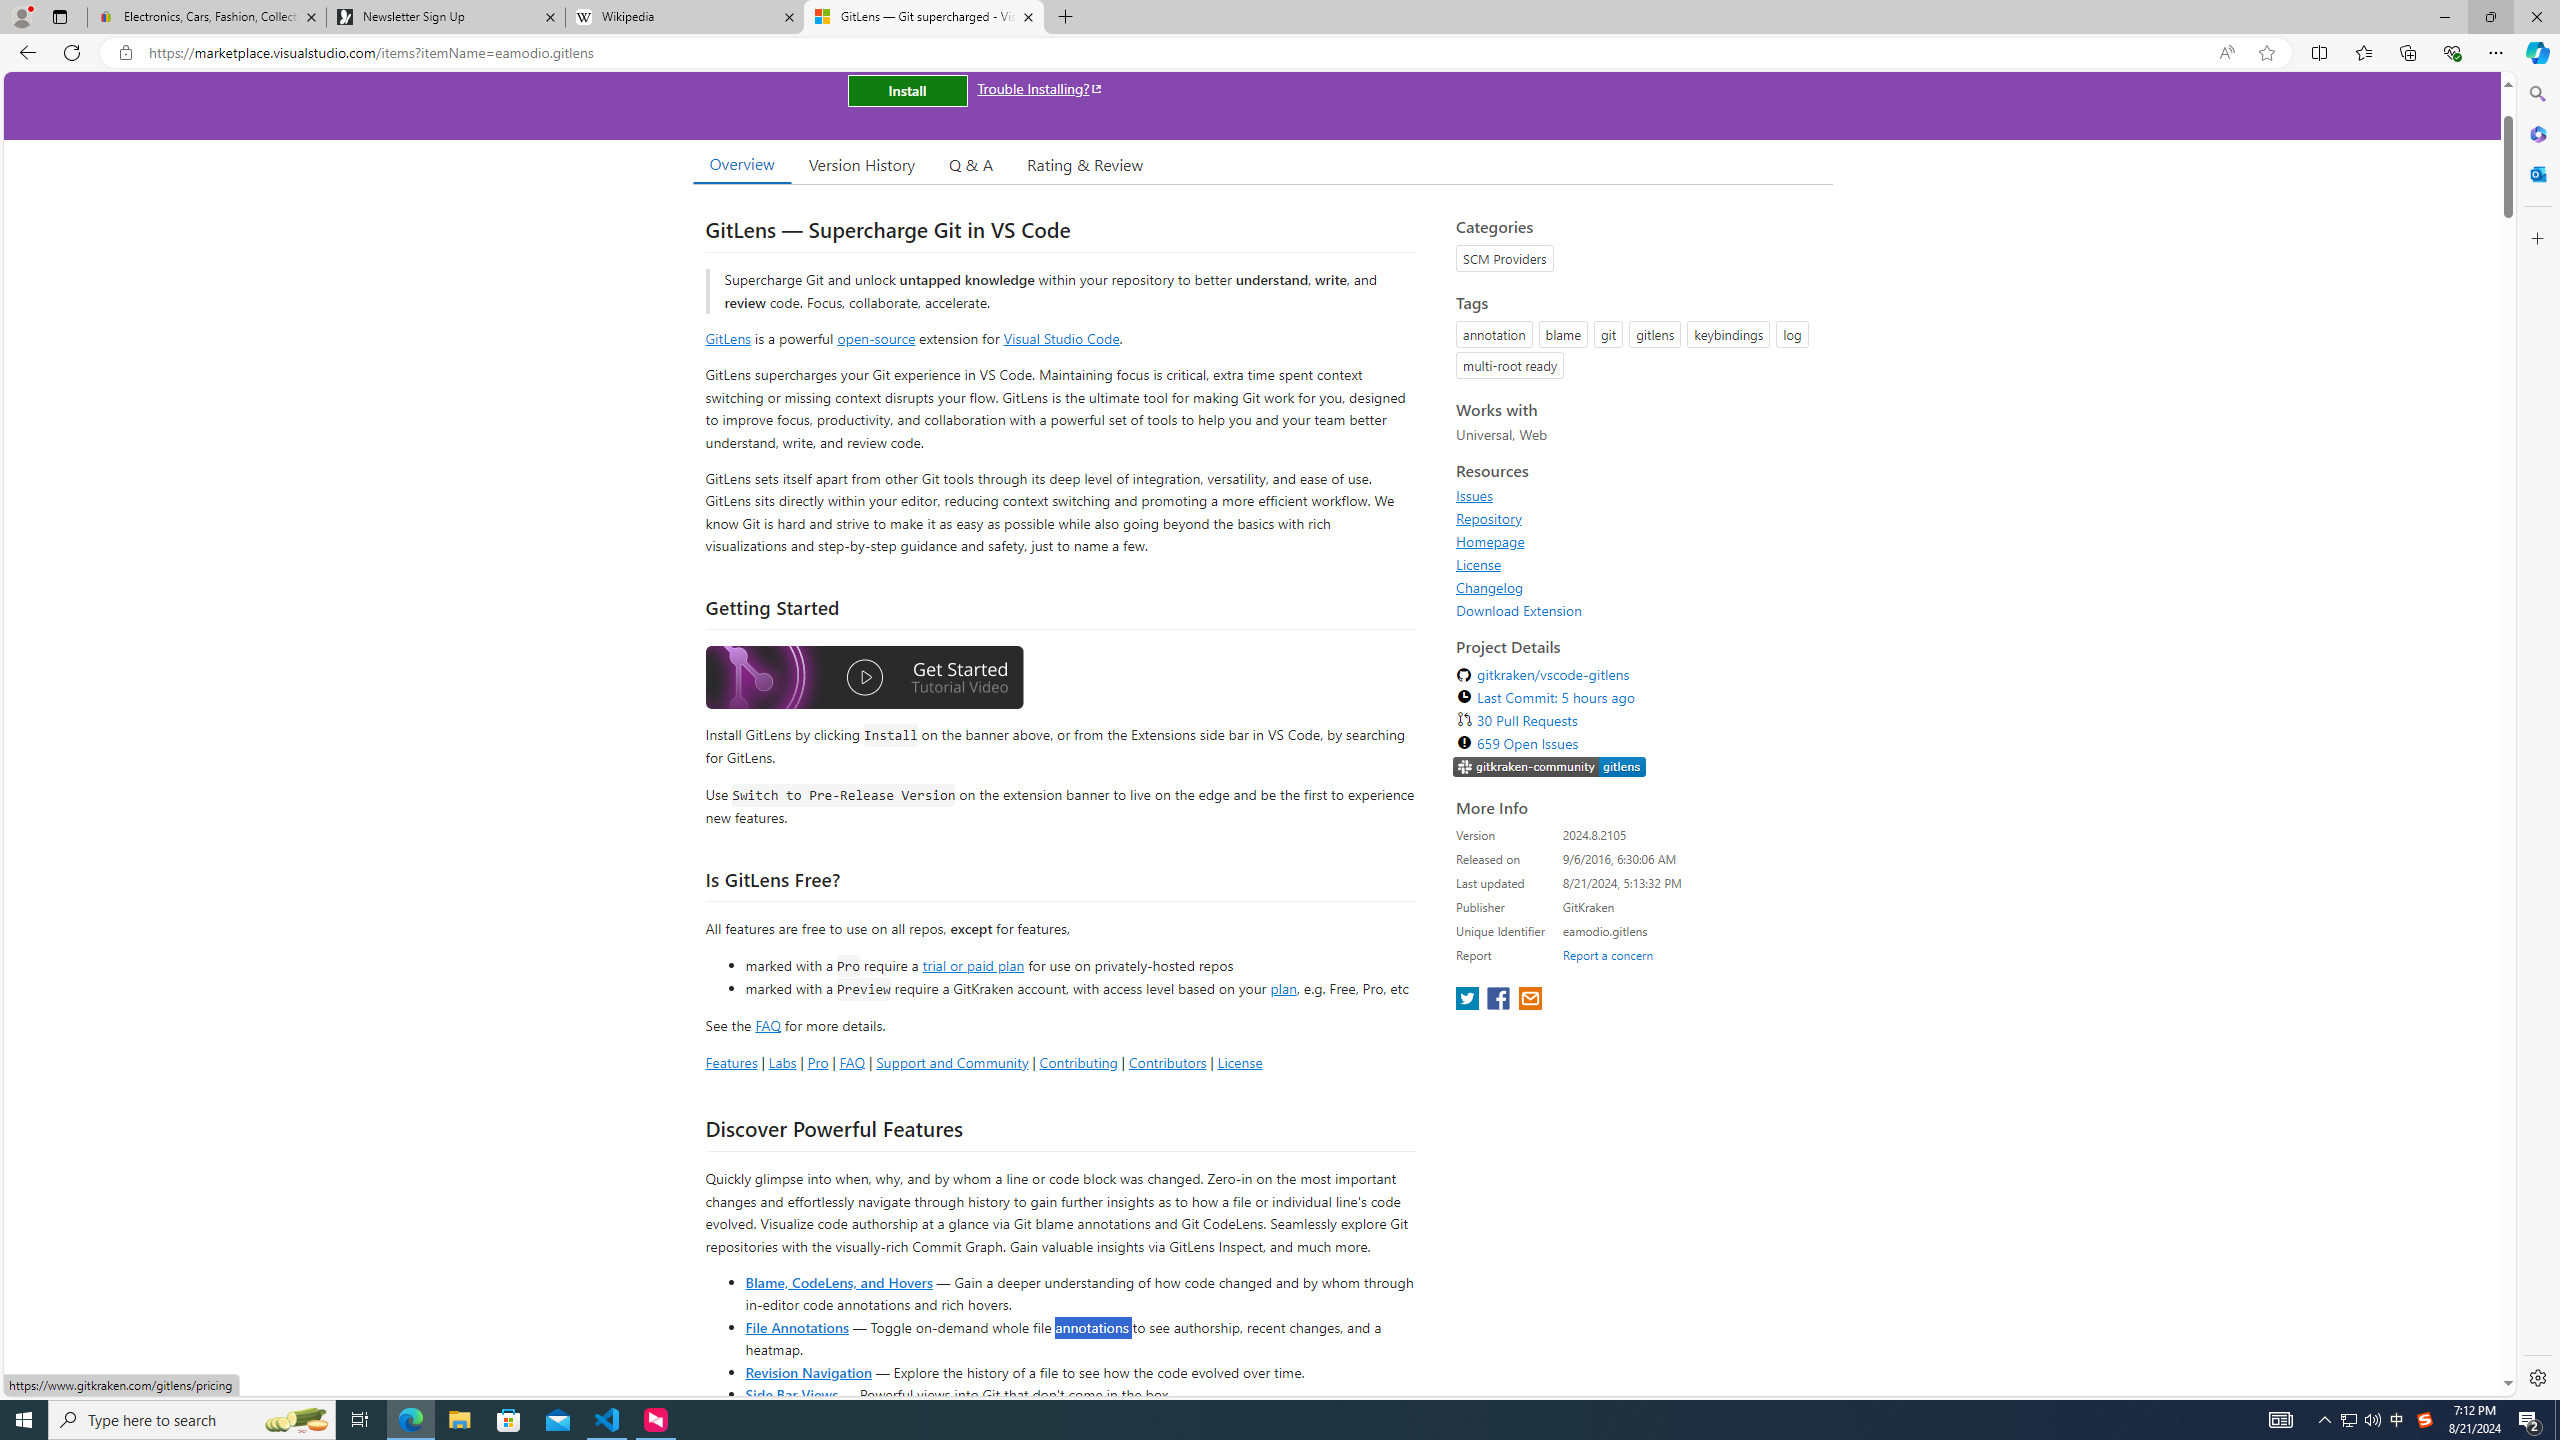 This screenshot has width=2560, height=1440. Describe the element at coordinates (1528, 999) in the screenshot. I see `'share extension on email'` at that location.